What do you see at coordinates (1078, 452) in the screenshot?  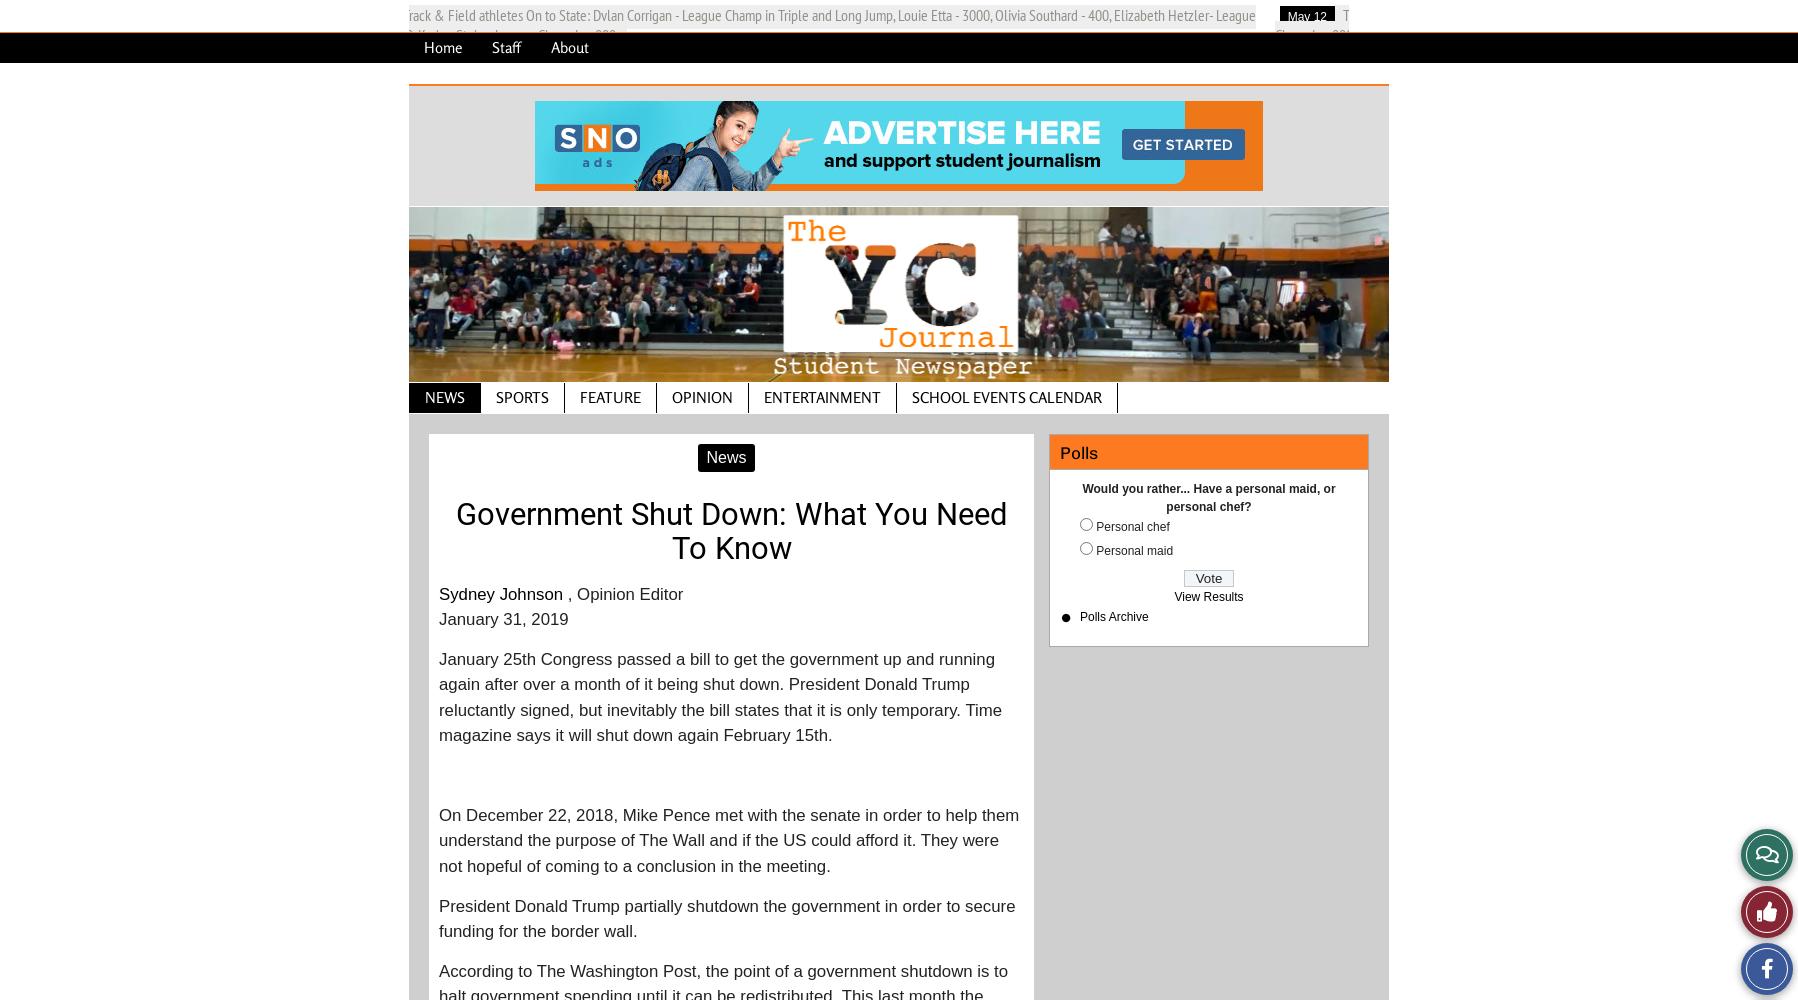 I see `'Polls'` at bounding box center [1078, 452].